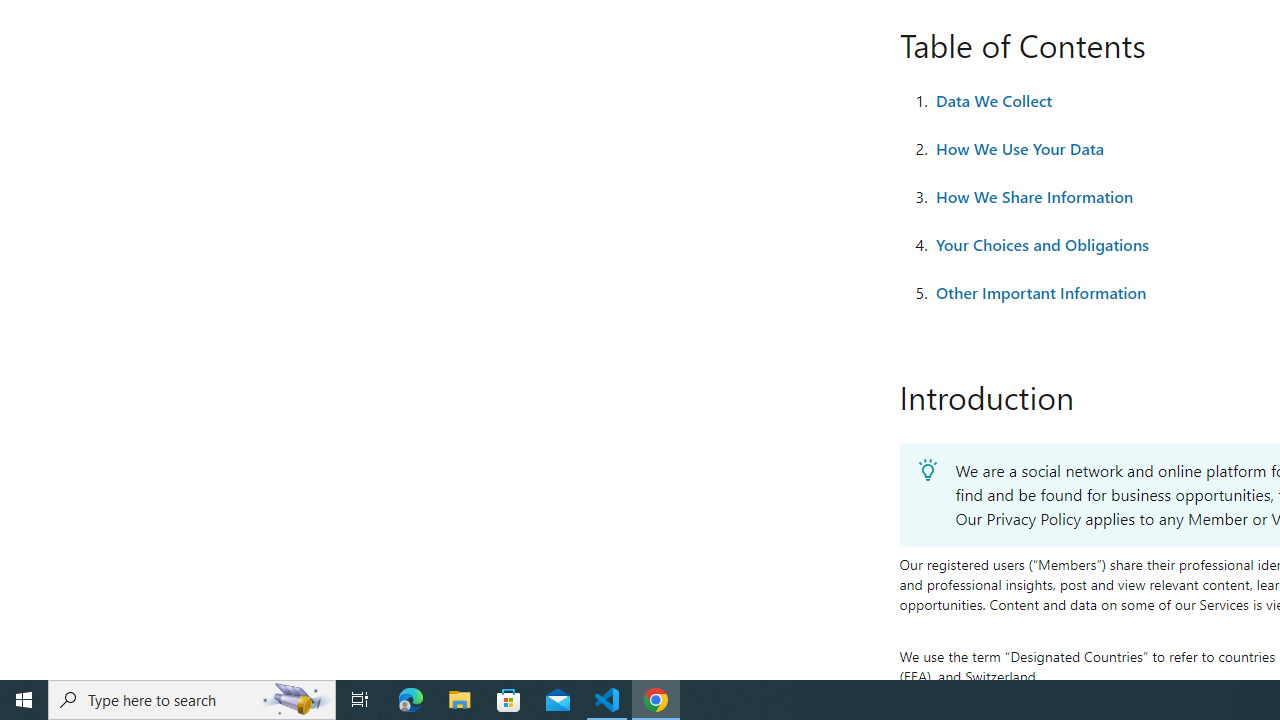 This screenshot has width=1280, height=720. Describe the element at coordinates (1041, 244) in the screenshot. I see `'Your Choices and Obligations'` at that location.